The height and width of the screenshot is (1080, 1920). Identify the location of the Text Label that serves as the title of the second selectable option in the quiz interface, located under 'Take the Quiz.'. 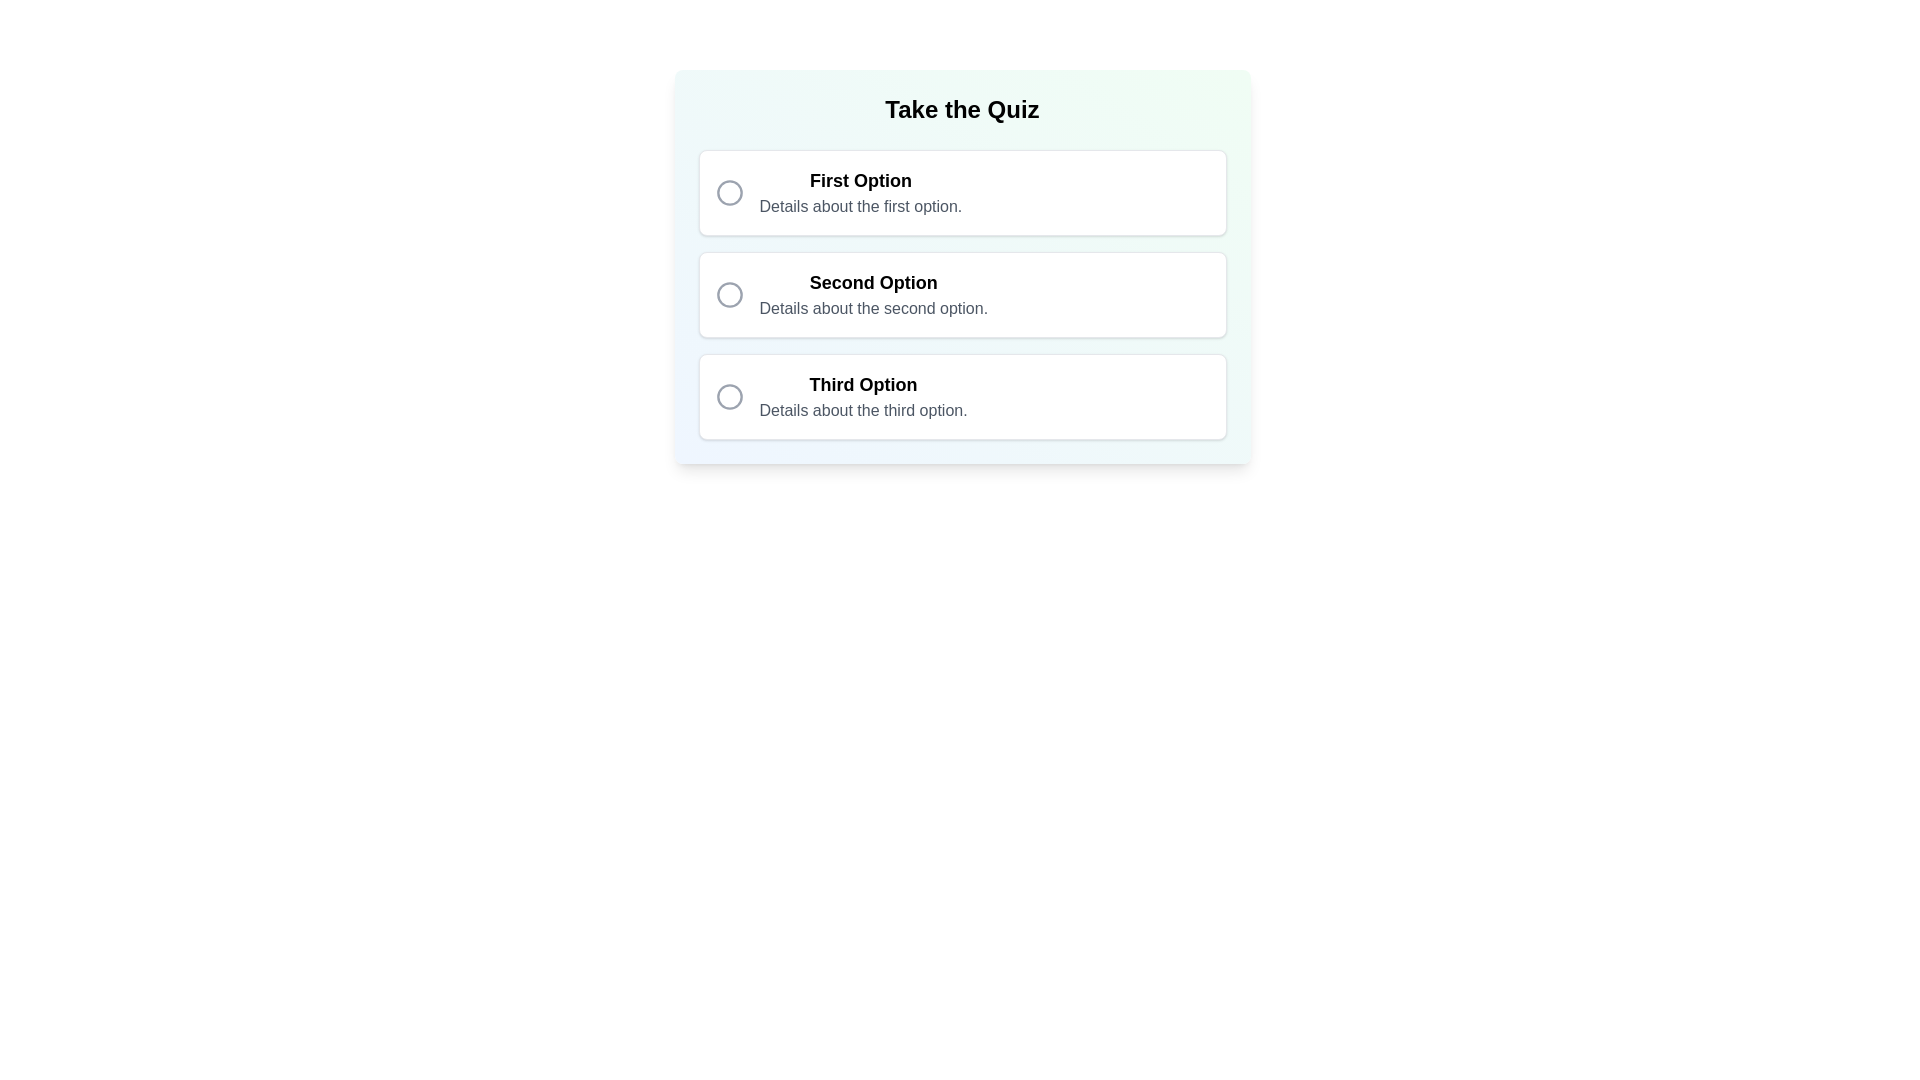
(873, 282).